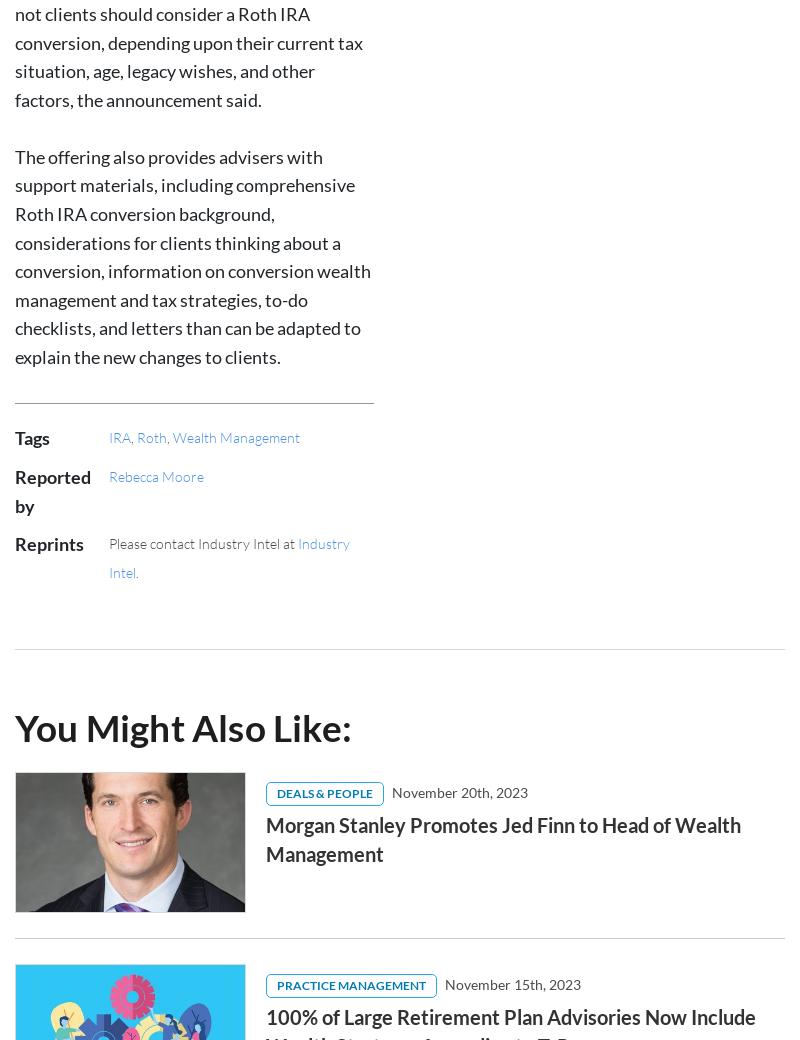 This screenshot has height=1040, width=800. I want to click on 'News', so click(32, 796).